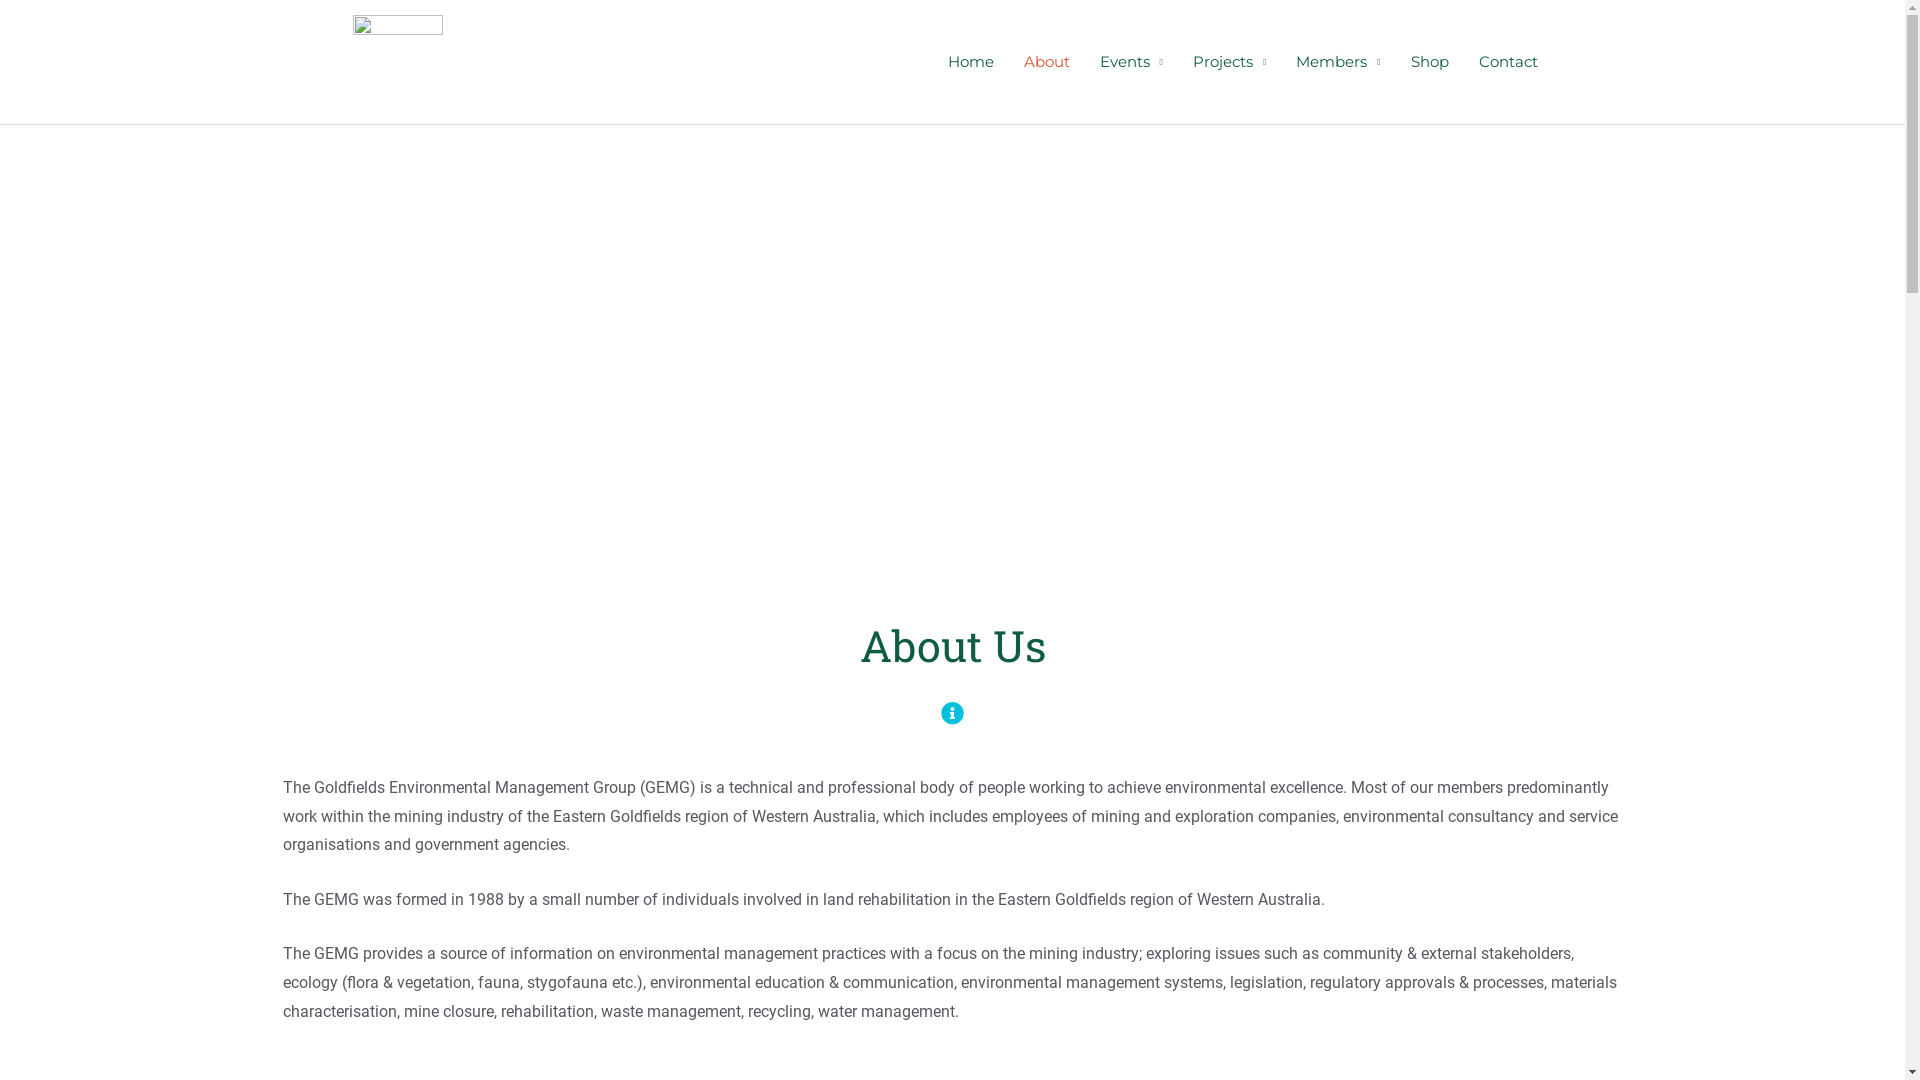  I want to click on 'Projects', so click(1177, 60).